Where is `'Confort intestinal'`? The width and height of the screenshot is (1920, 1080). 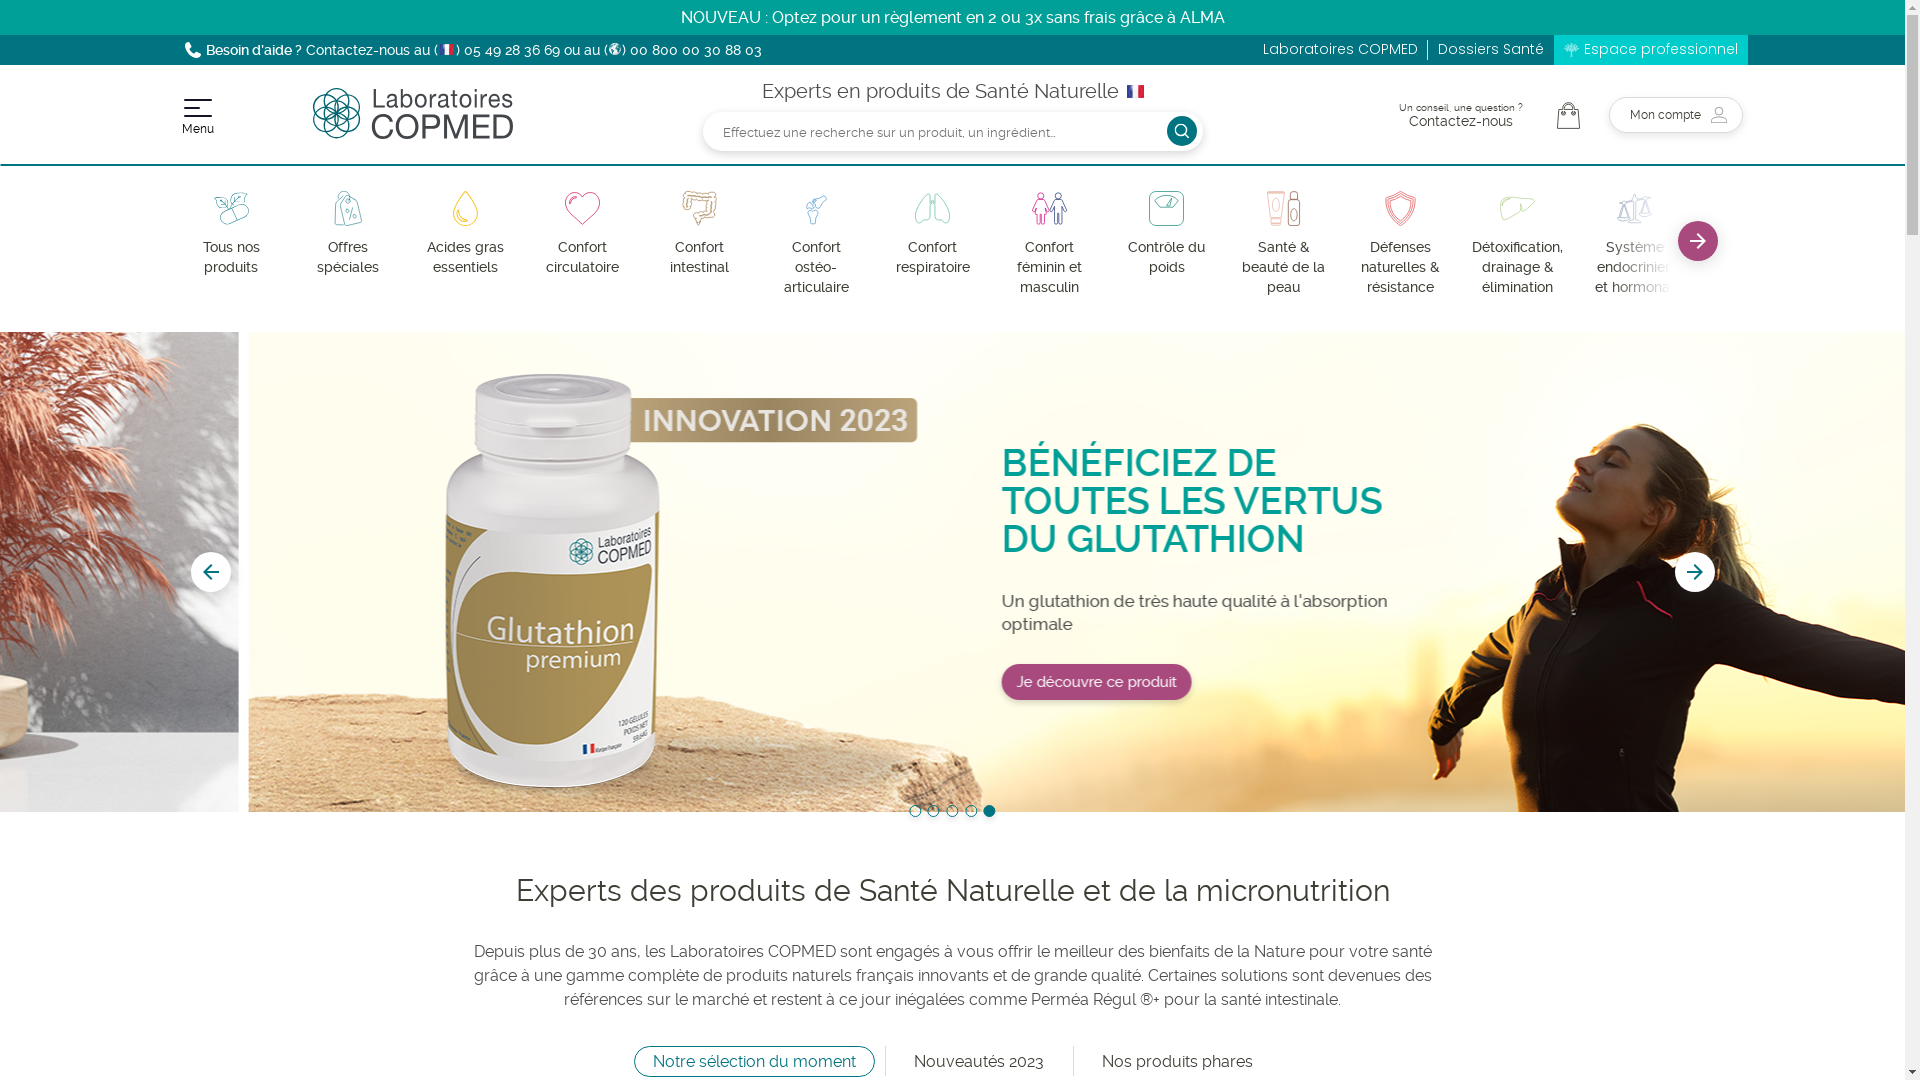 'Confort intestinal' is located at coordinates (698, 233).